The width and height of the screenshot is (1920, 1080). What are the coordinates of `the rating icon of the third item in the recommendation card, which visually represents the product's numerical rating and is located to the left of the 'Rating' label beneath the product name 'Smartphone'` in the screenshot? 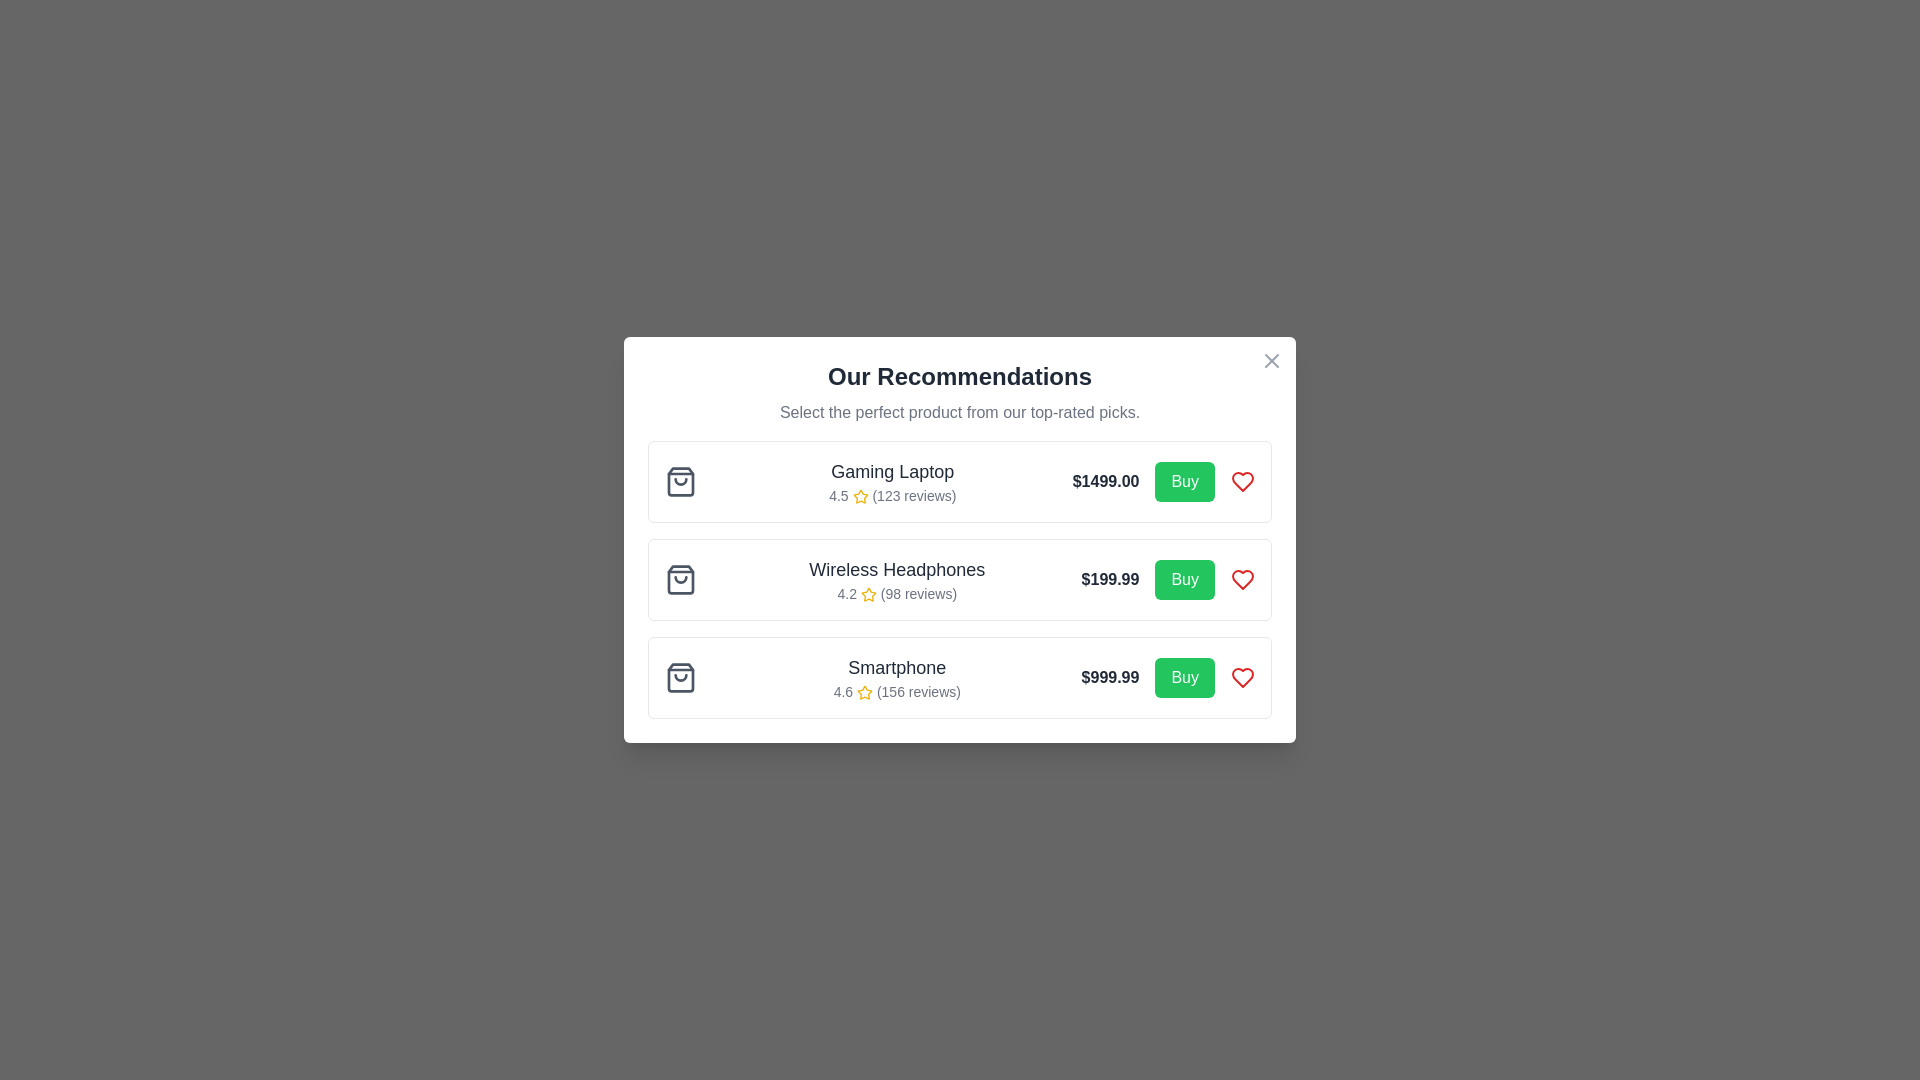 It's located at (864, 692).